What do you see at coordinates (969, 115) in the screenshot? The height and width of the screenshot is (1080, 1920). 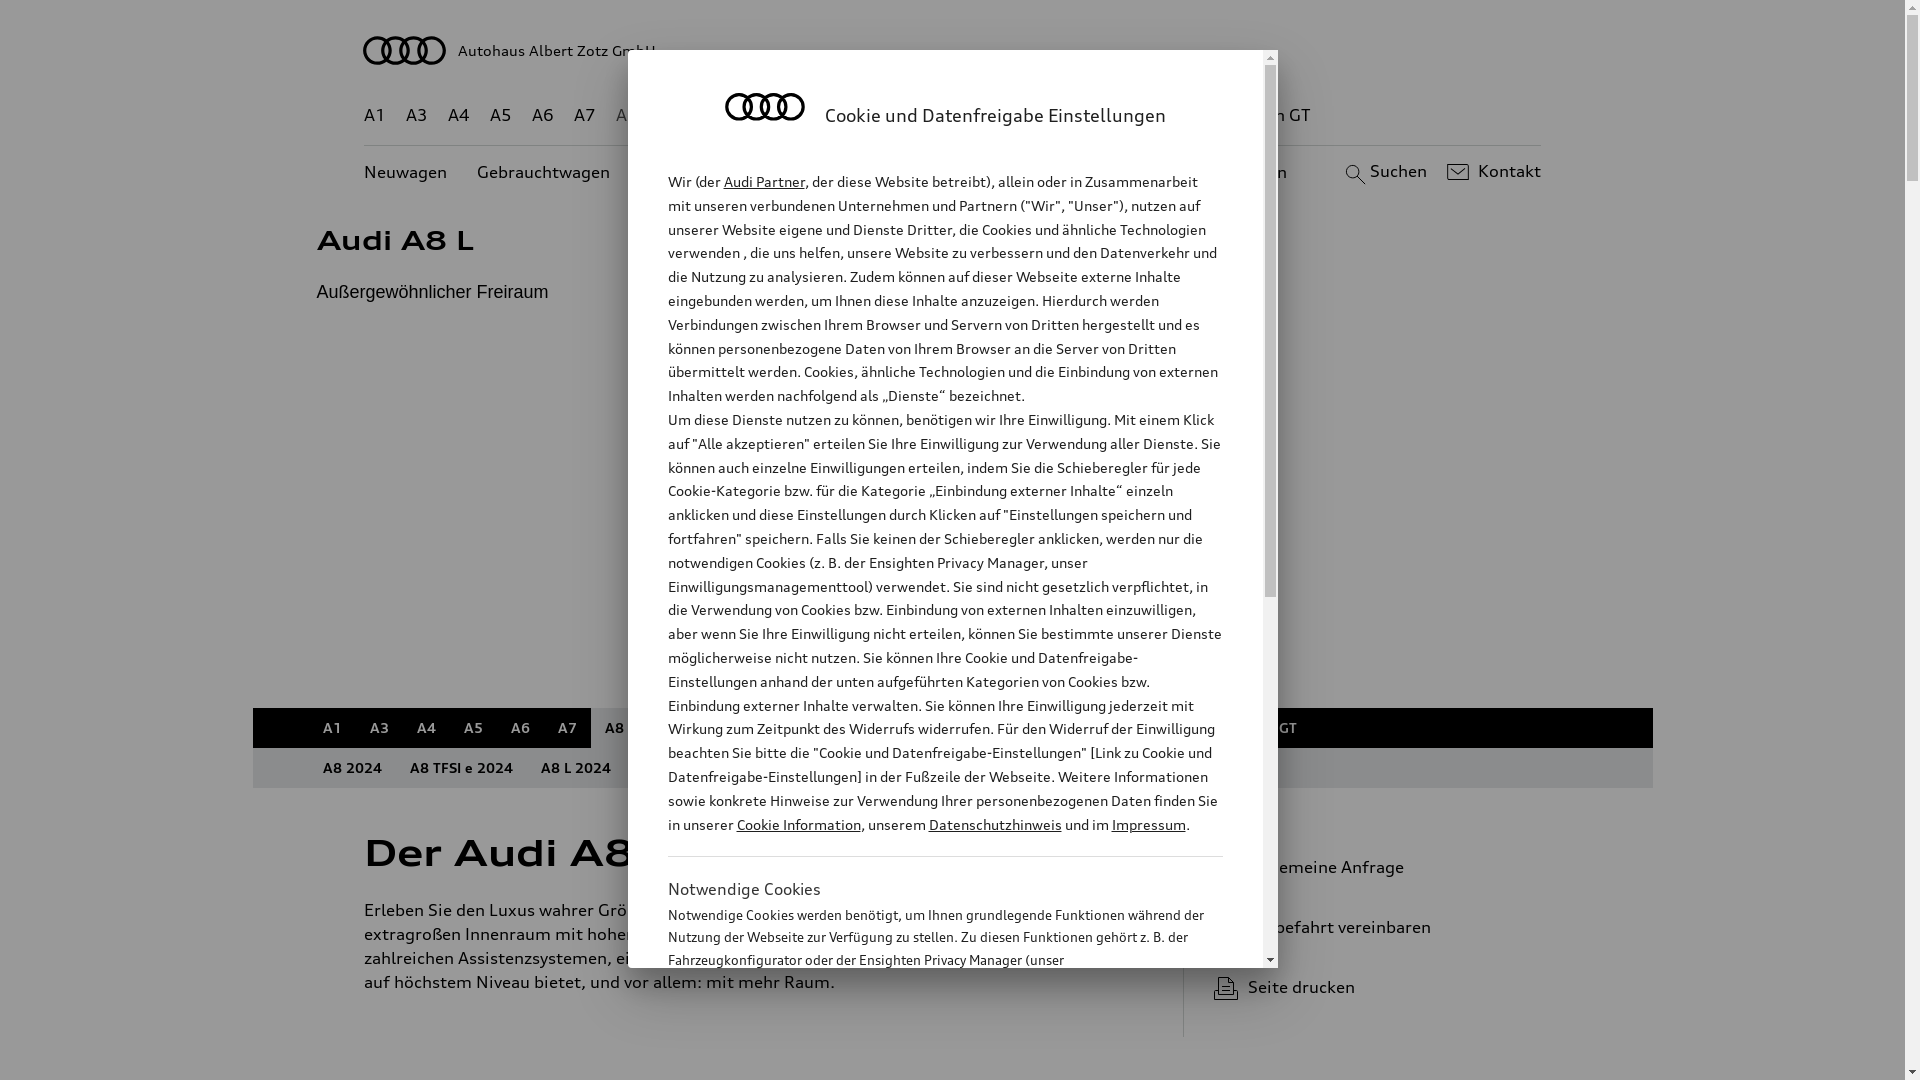 I see `'Q8 e-tron'` at bounding box center [969, 115].